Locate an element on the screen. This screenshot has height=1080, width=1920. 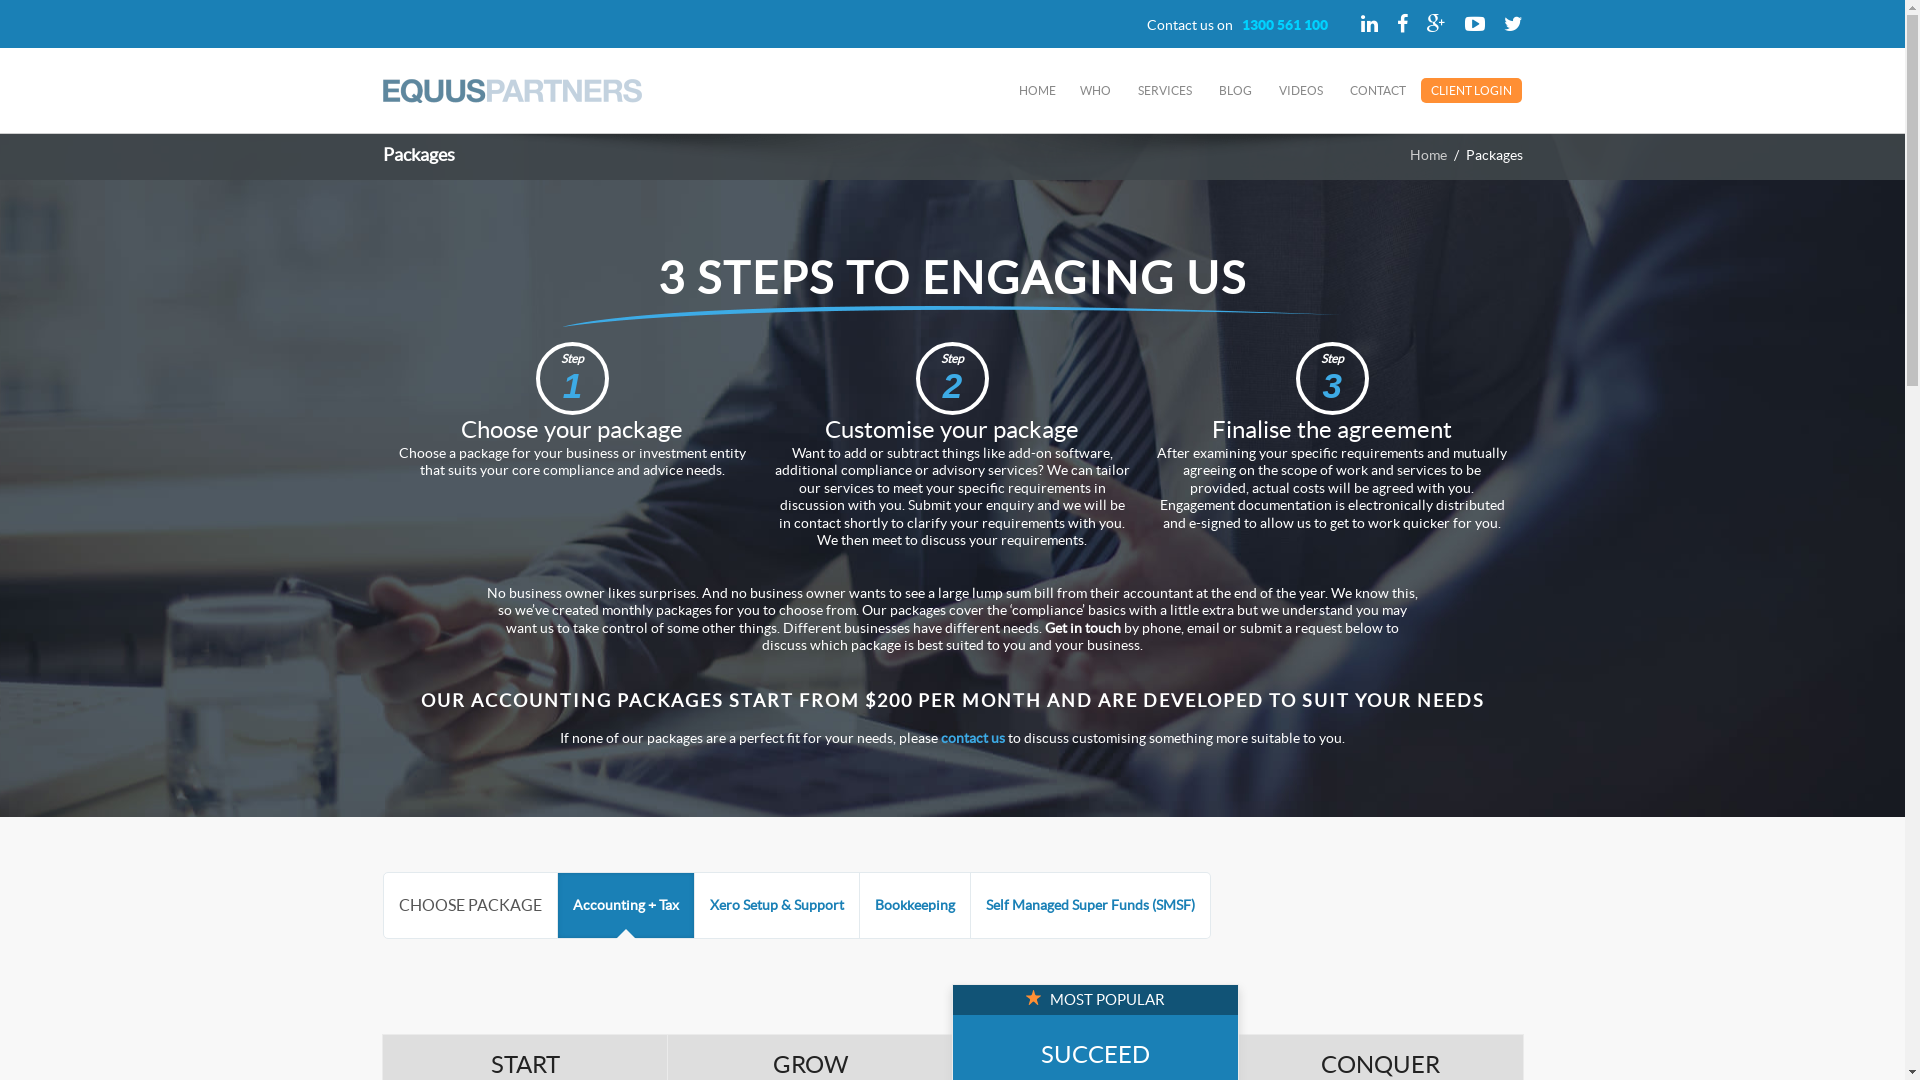
'Home' is located at coordinates (1427, 153).